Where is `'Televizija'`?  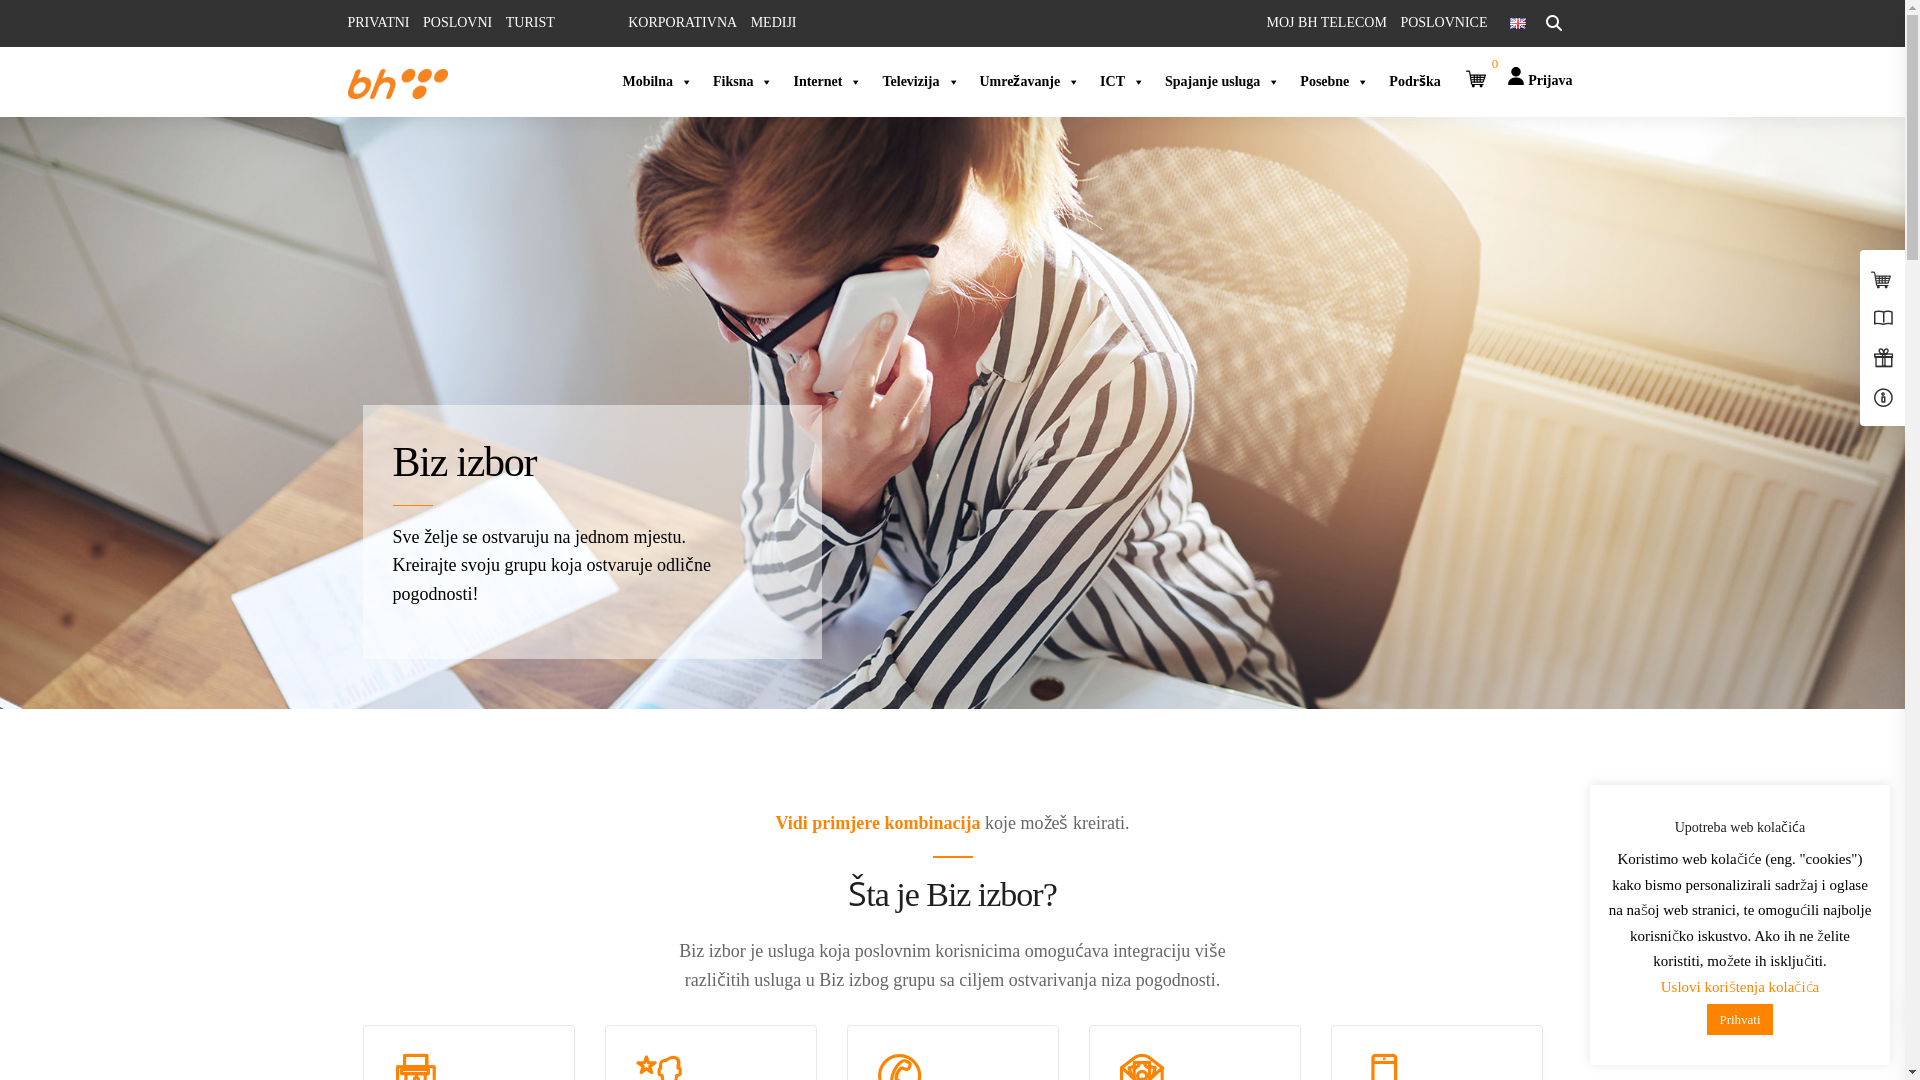
'Televizija' is located at coordinates (919, 80).